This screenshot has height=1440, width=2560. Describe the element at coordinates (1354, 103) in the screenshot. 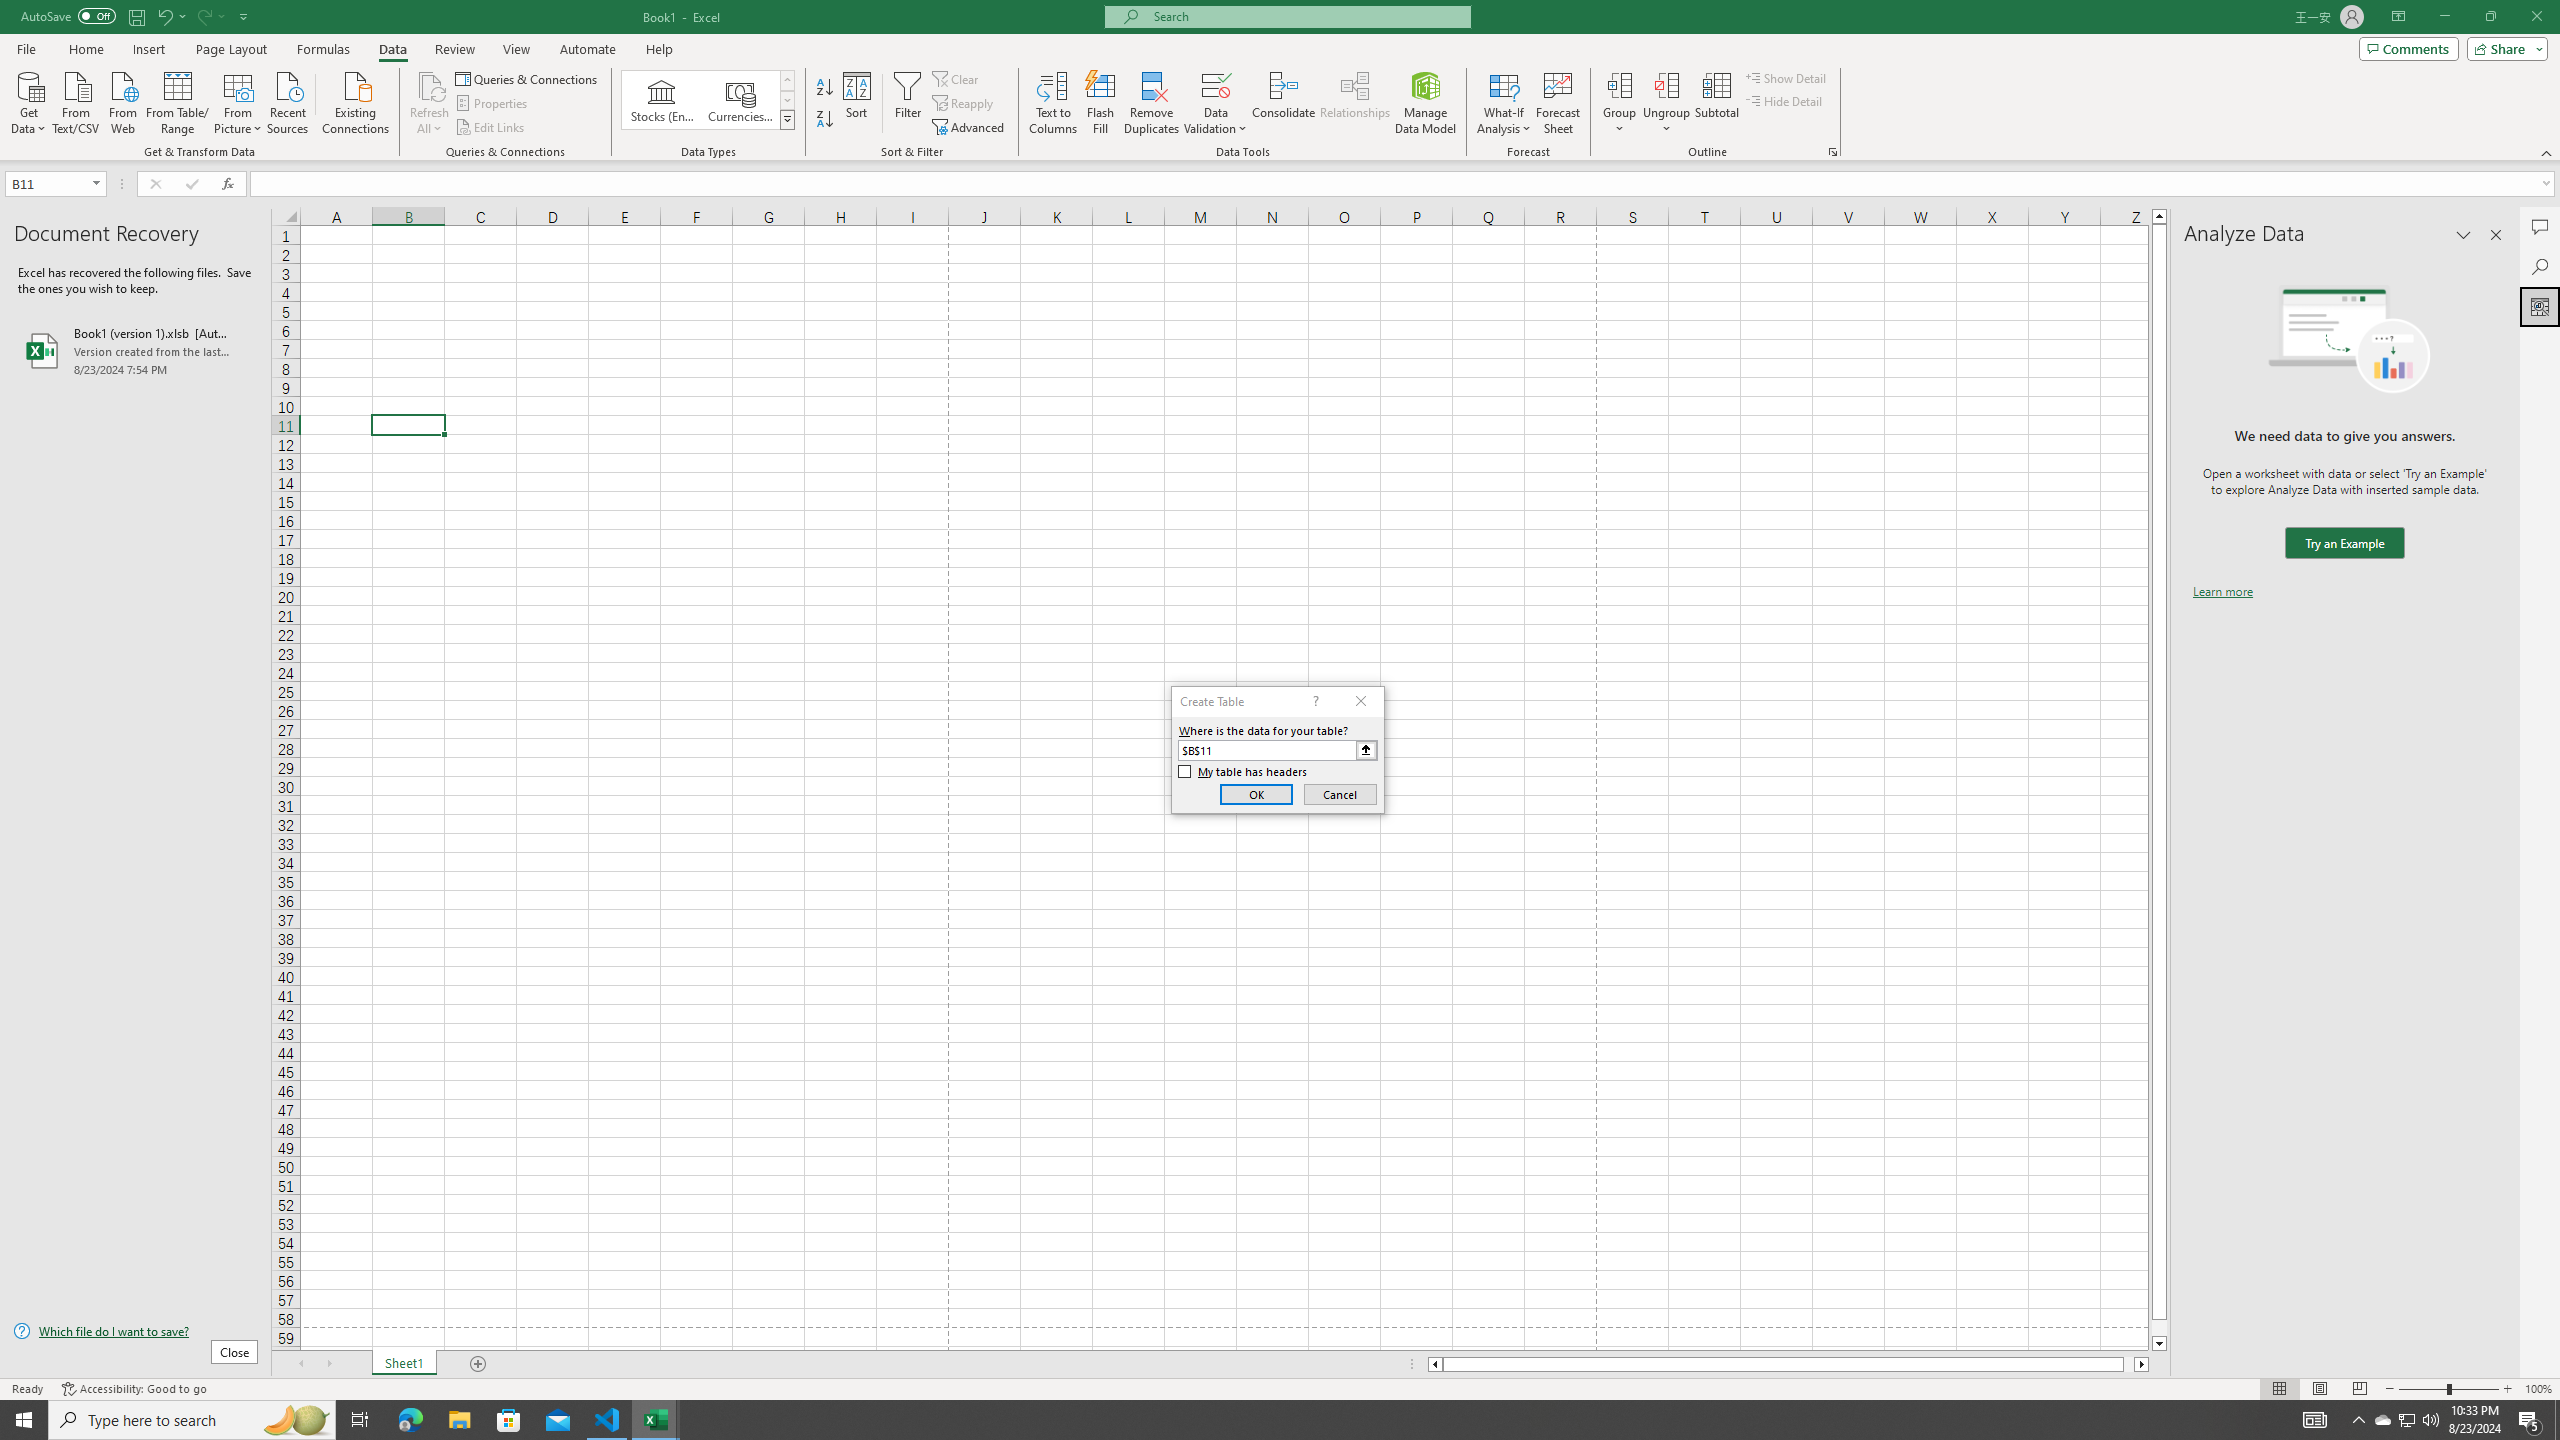

I see `'Relationships'` at that location.